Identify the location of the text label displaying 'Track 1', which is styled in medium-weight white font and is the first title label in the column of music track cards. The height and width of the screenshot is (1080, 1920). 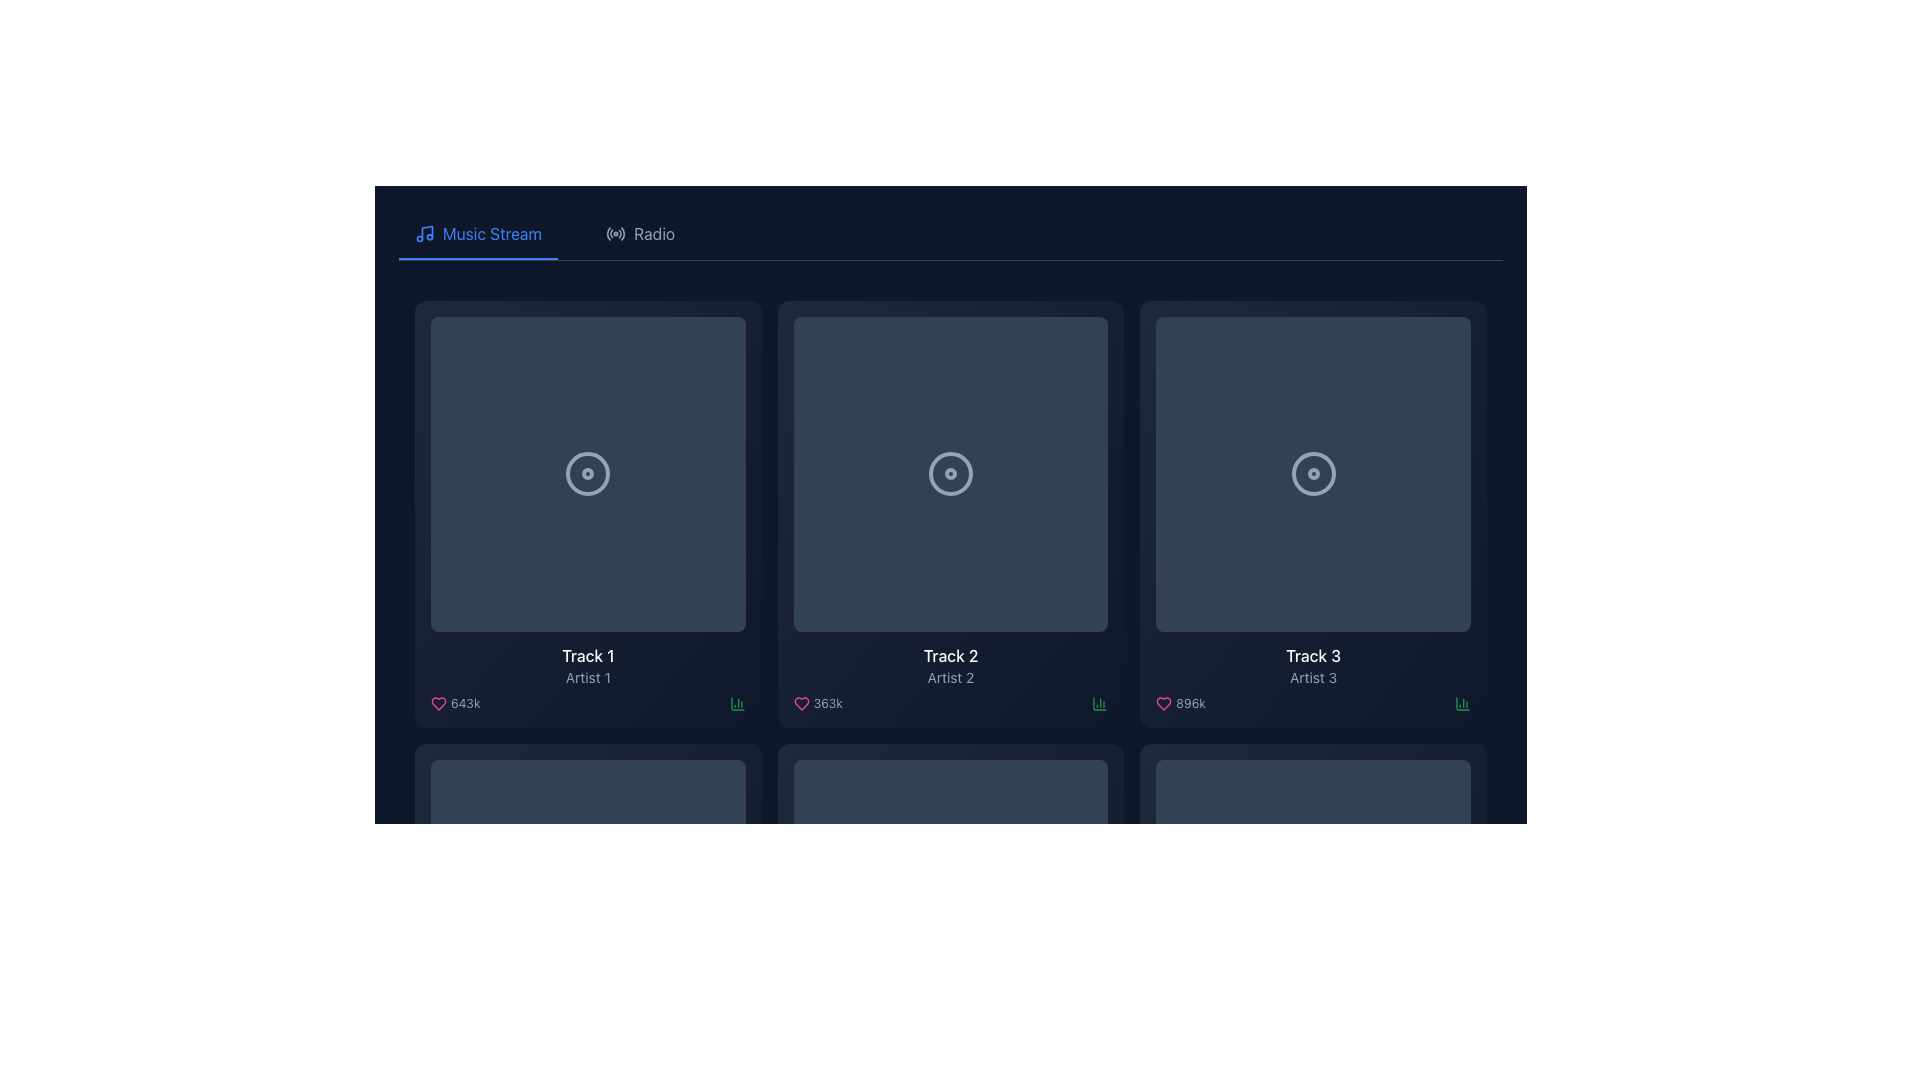
(587, 655).